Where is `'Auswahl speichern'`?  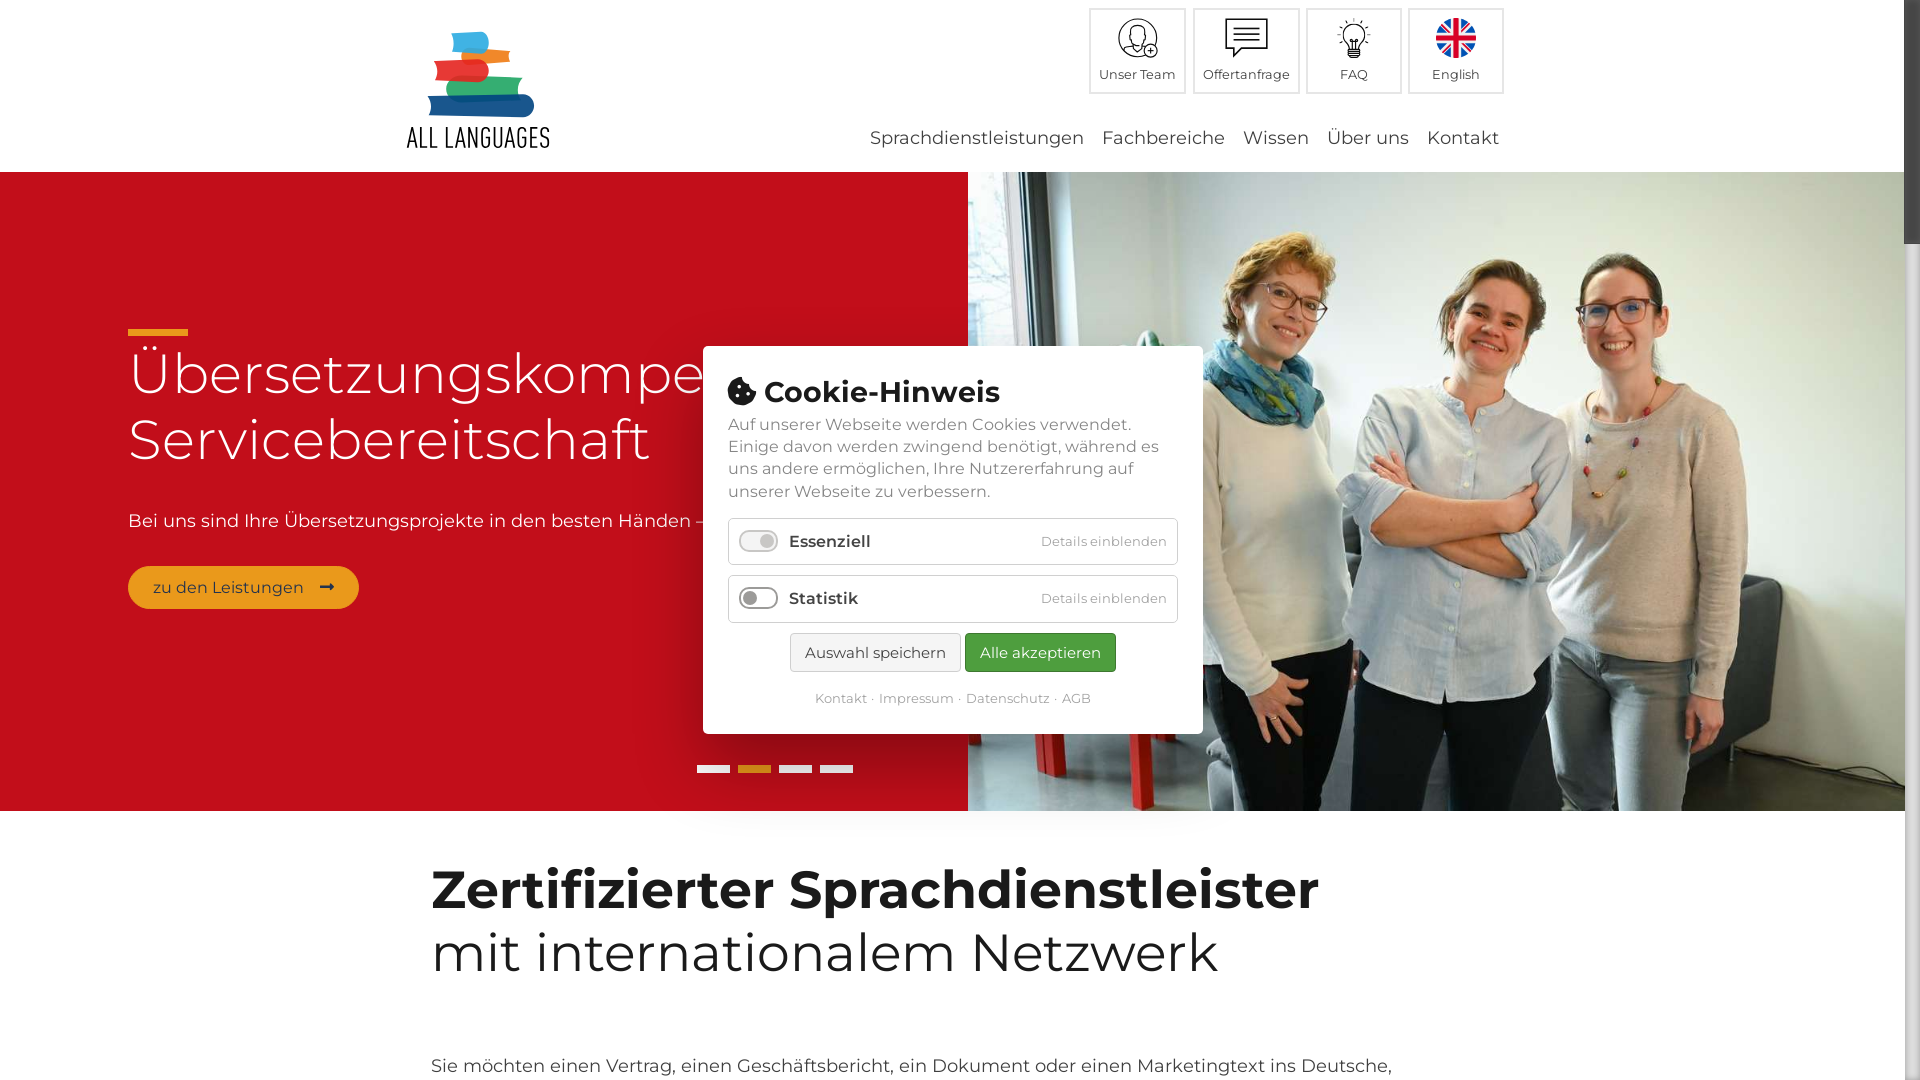
'Auswahl speichern' is located at coordinates (875, 652).